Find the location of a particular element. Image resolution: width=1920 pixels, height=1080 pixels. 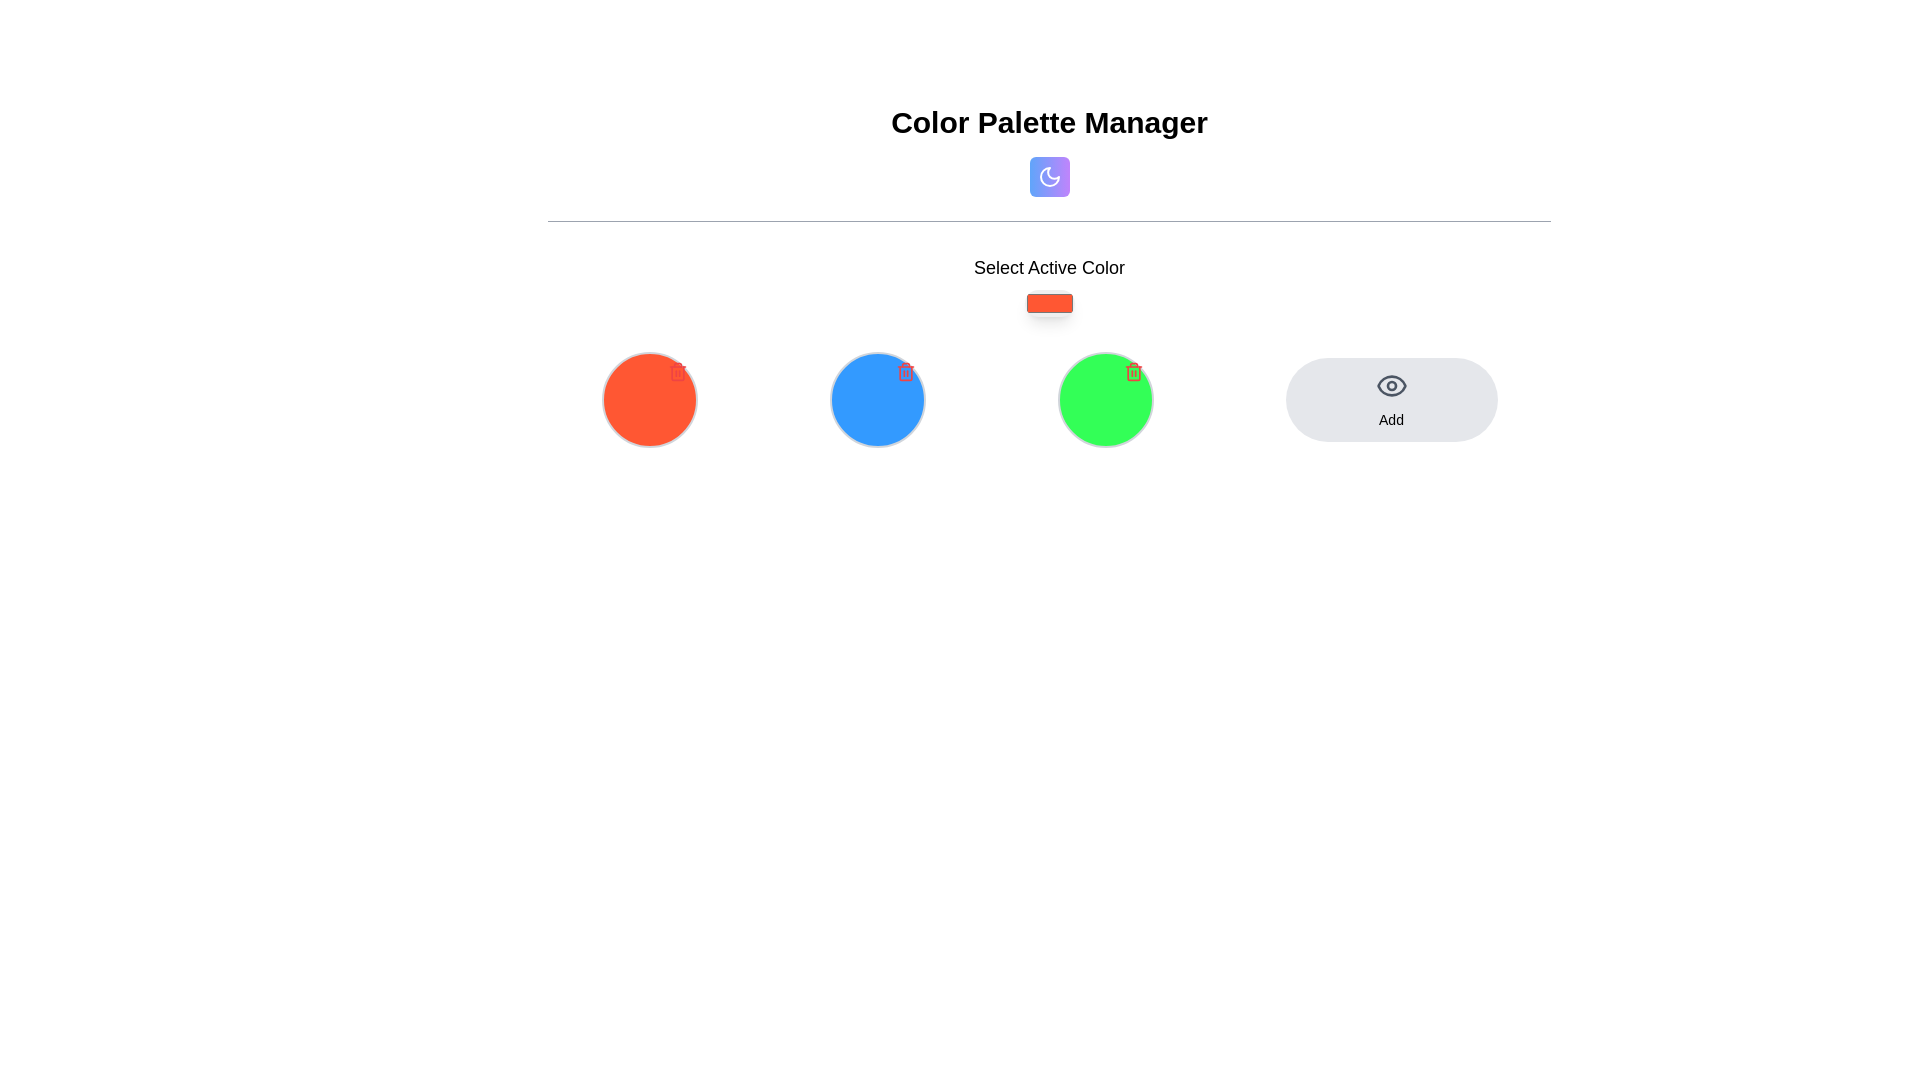

the toggle button for activating dark mode located below the 'Color Palette Manager' title is located at coordinates (1048, 176).